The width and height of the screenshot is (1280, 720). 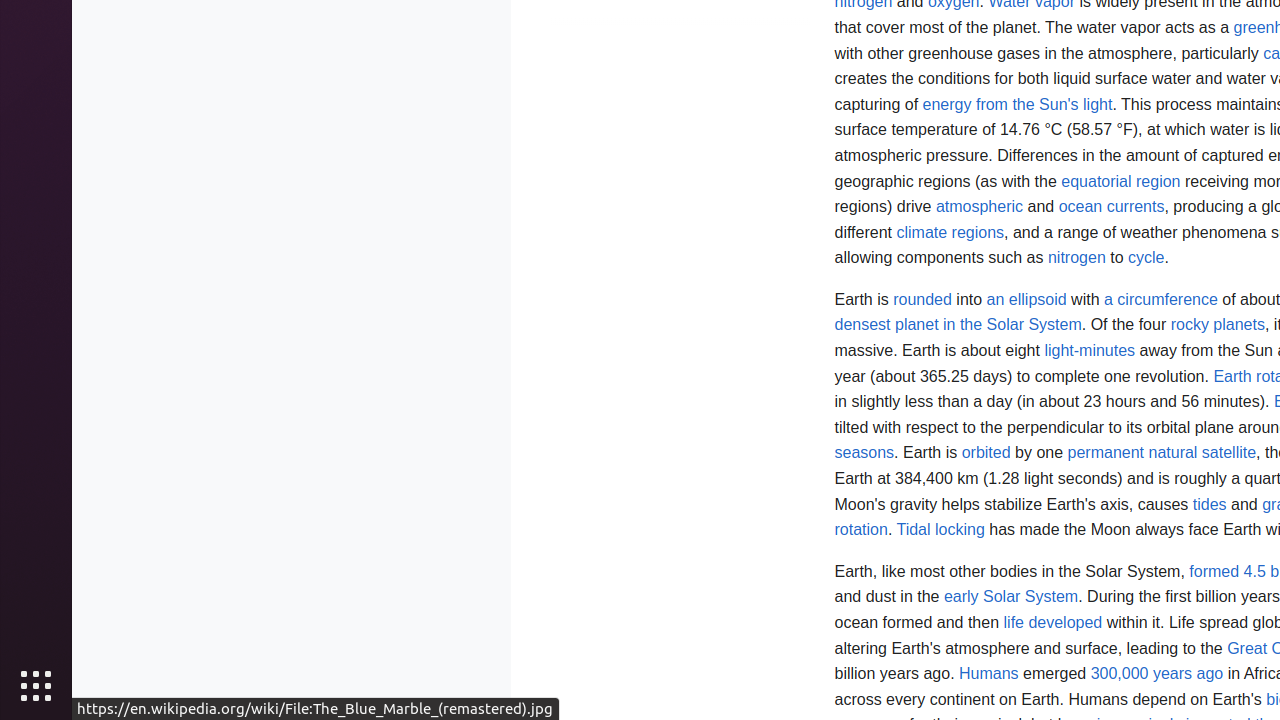 What do you see at coordinates (921, 299) in the screenshot?
I see `'rounded'` at bounding box center [921, 299].